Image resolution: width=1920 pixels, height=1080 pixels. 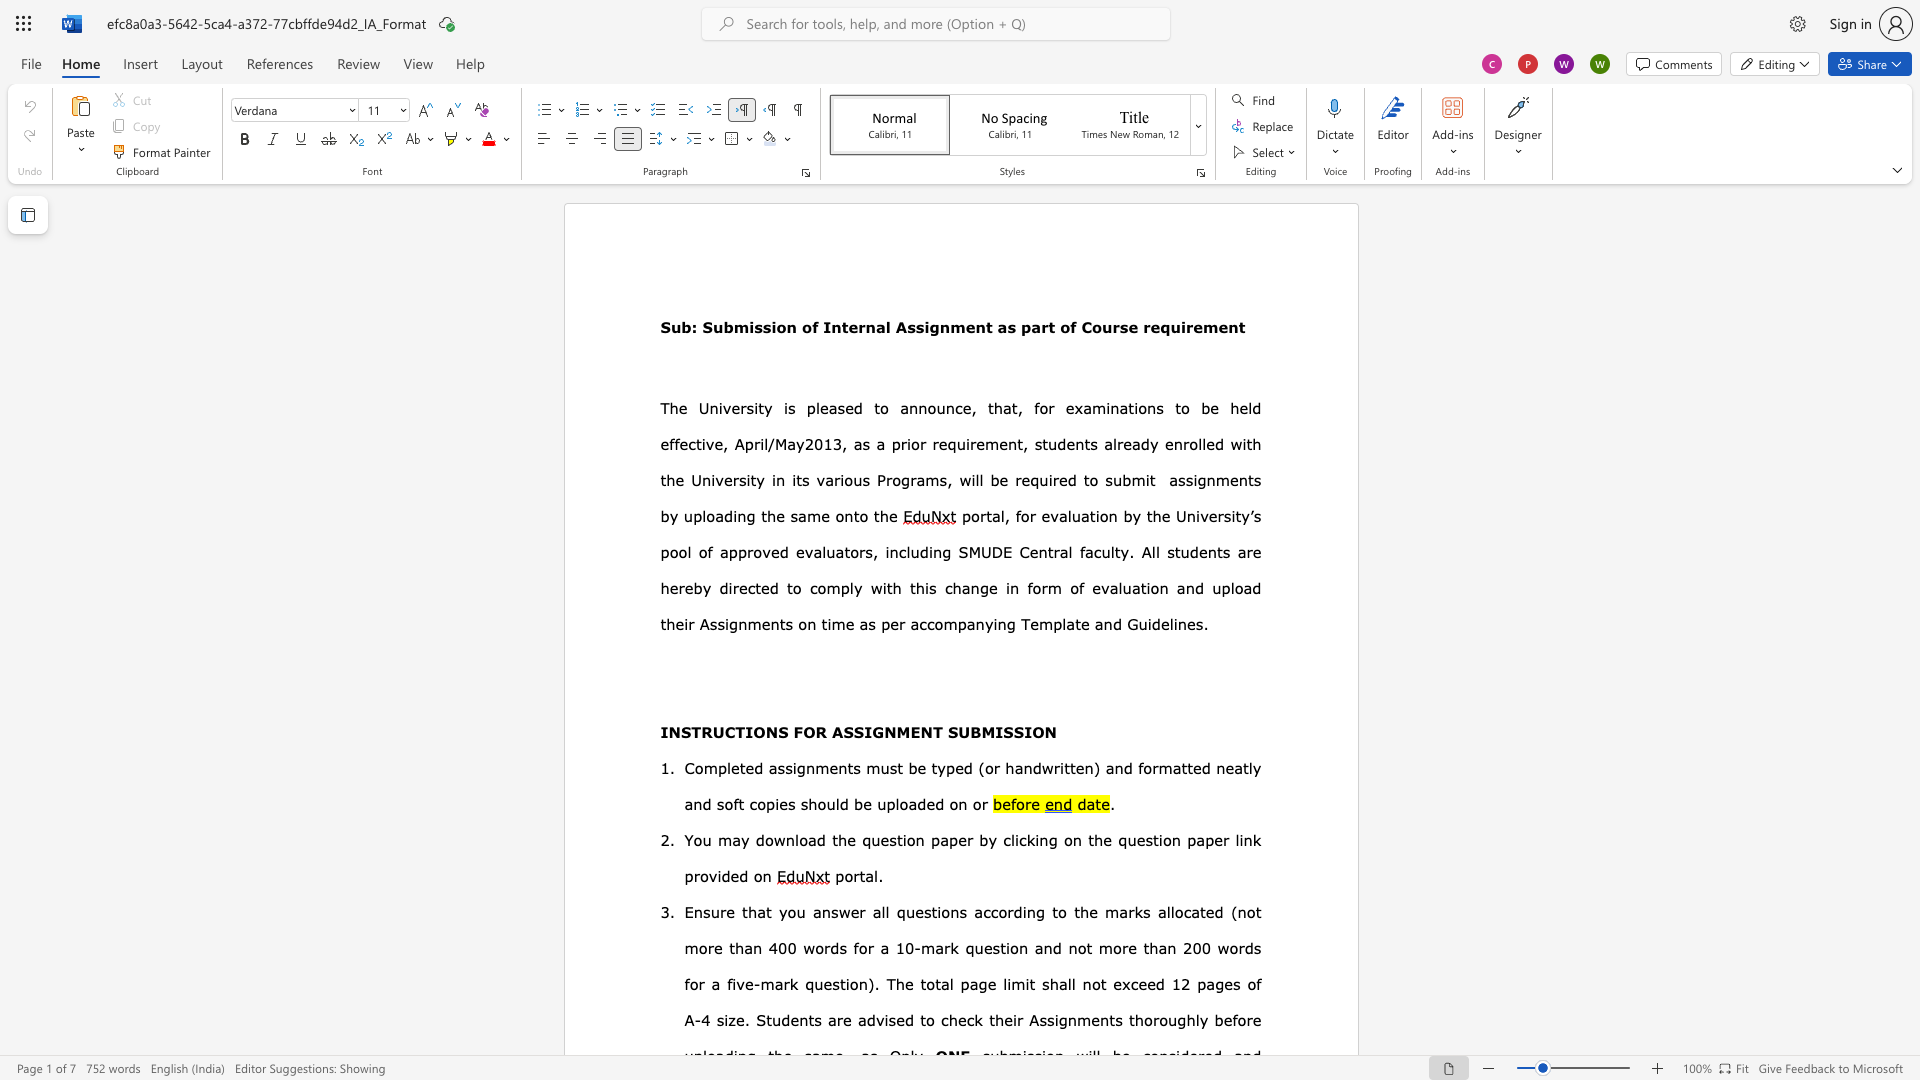 I want to click on the 1th character "r" in the text, so click(x=1018, y=479).